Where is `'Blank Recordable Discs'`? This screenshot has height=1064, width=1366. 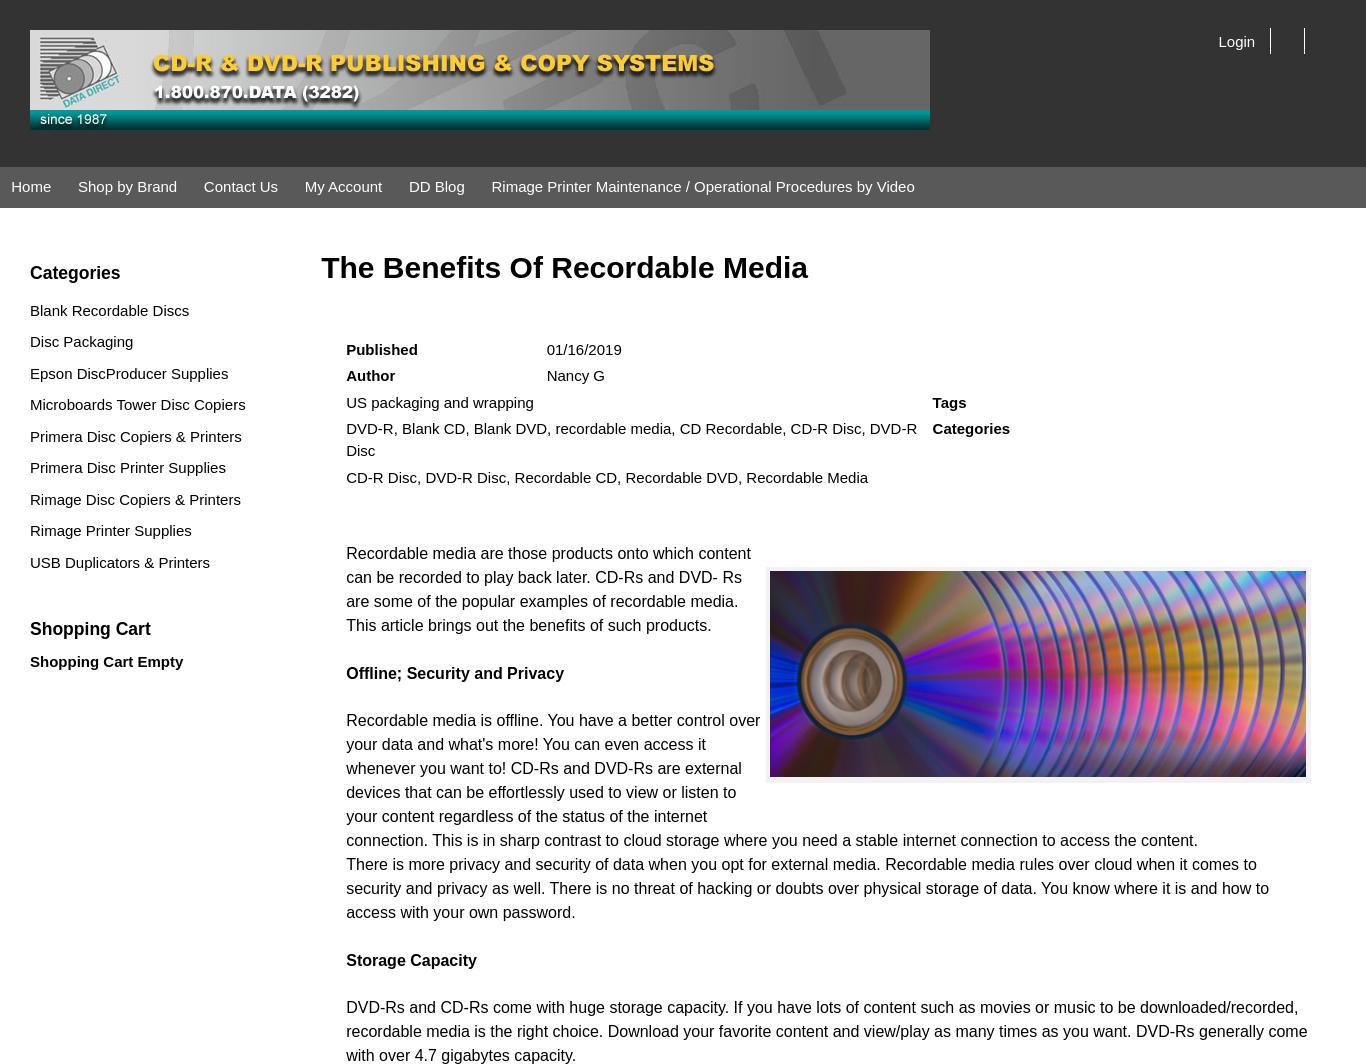
'Blank Recordable Discs' is located at coordinates (109, 309).